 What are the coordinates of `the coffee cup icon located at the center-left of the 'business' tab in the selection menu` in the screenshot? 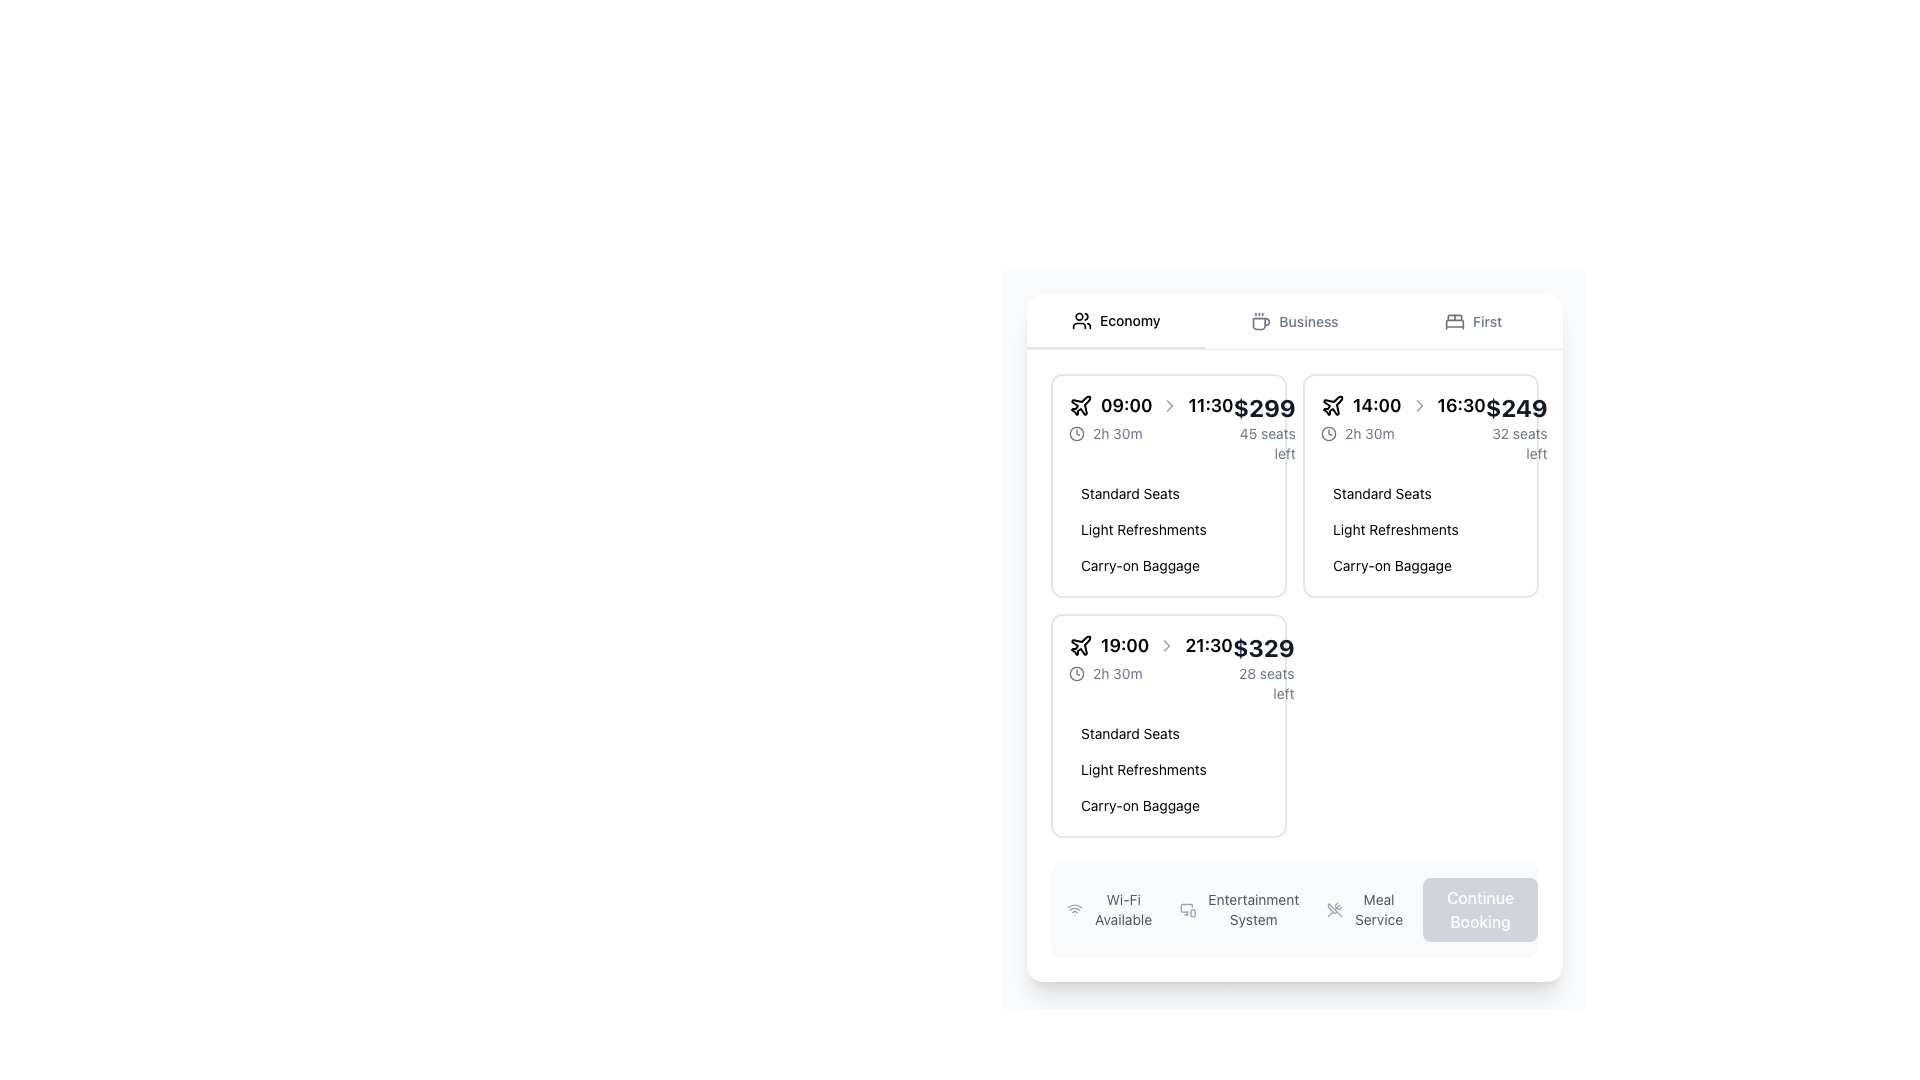 It's located at (1260, 320).